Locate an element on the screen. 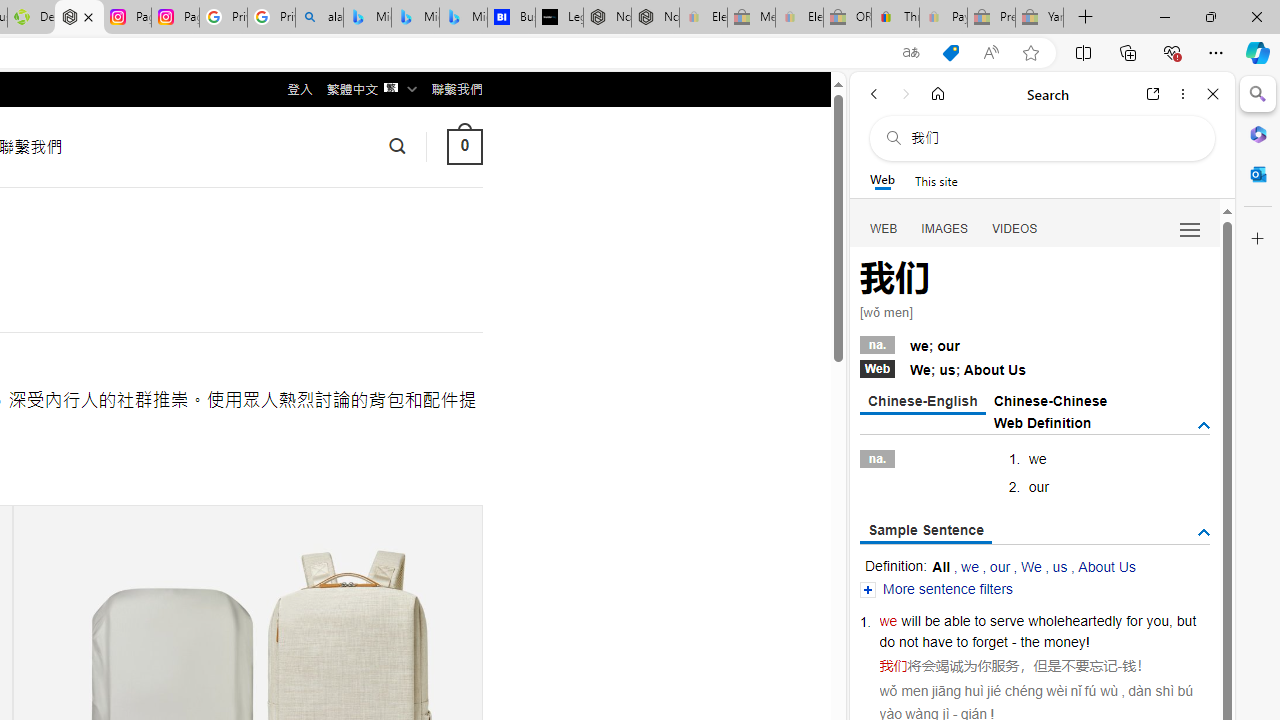 The height and width of the screenshot is (720, 1280). 'Us' is located at coordinates (1017, 370).